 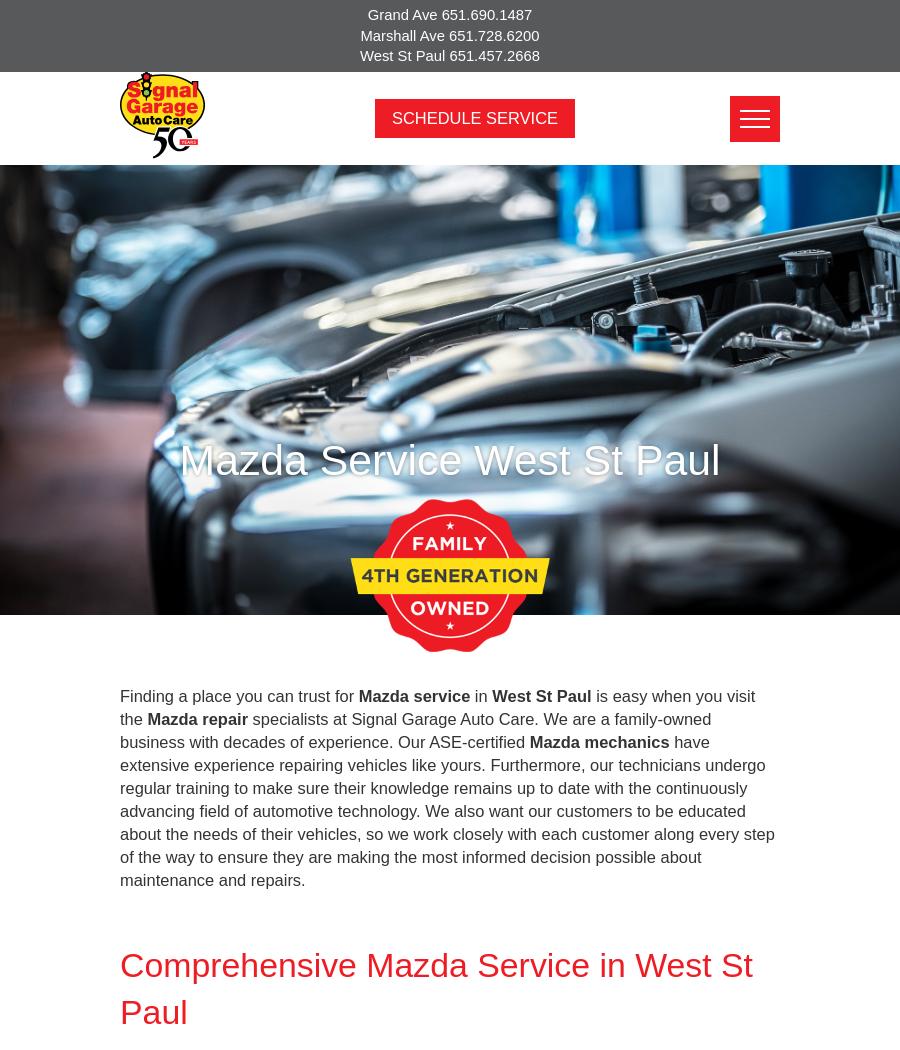 I want to click on 'is easy when you visit the', so click(x=437, y=706).